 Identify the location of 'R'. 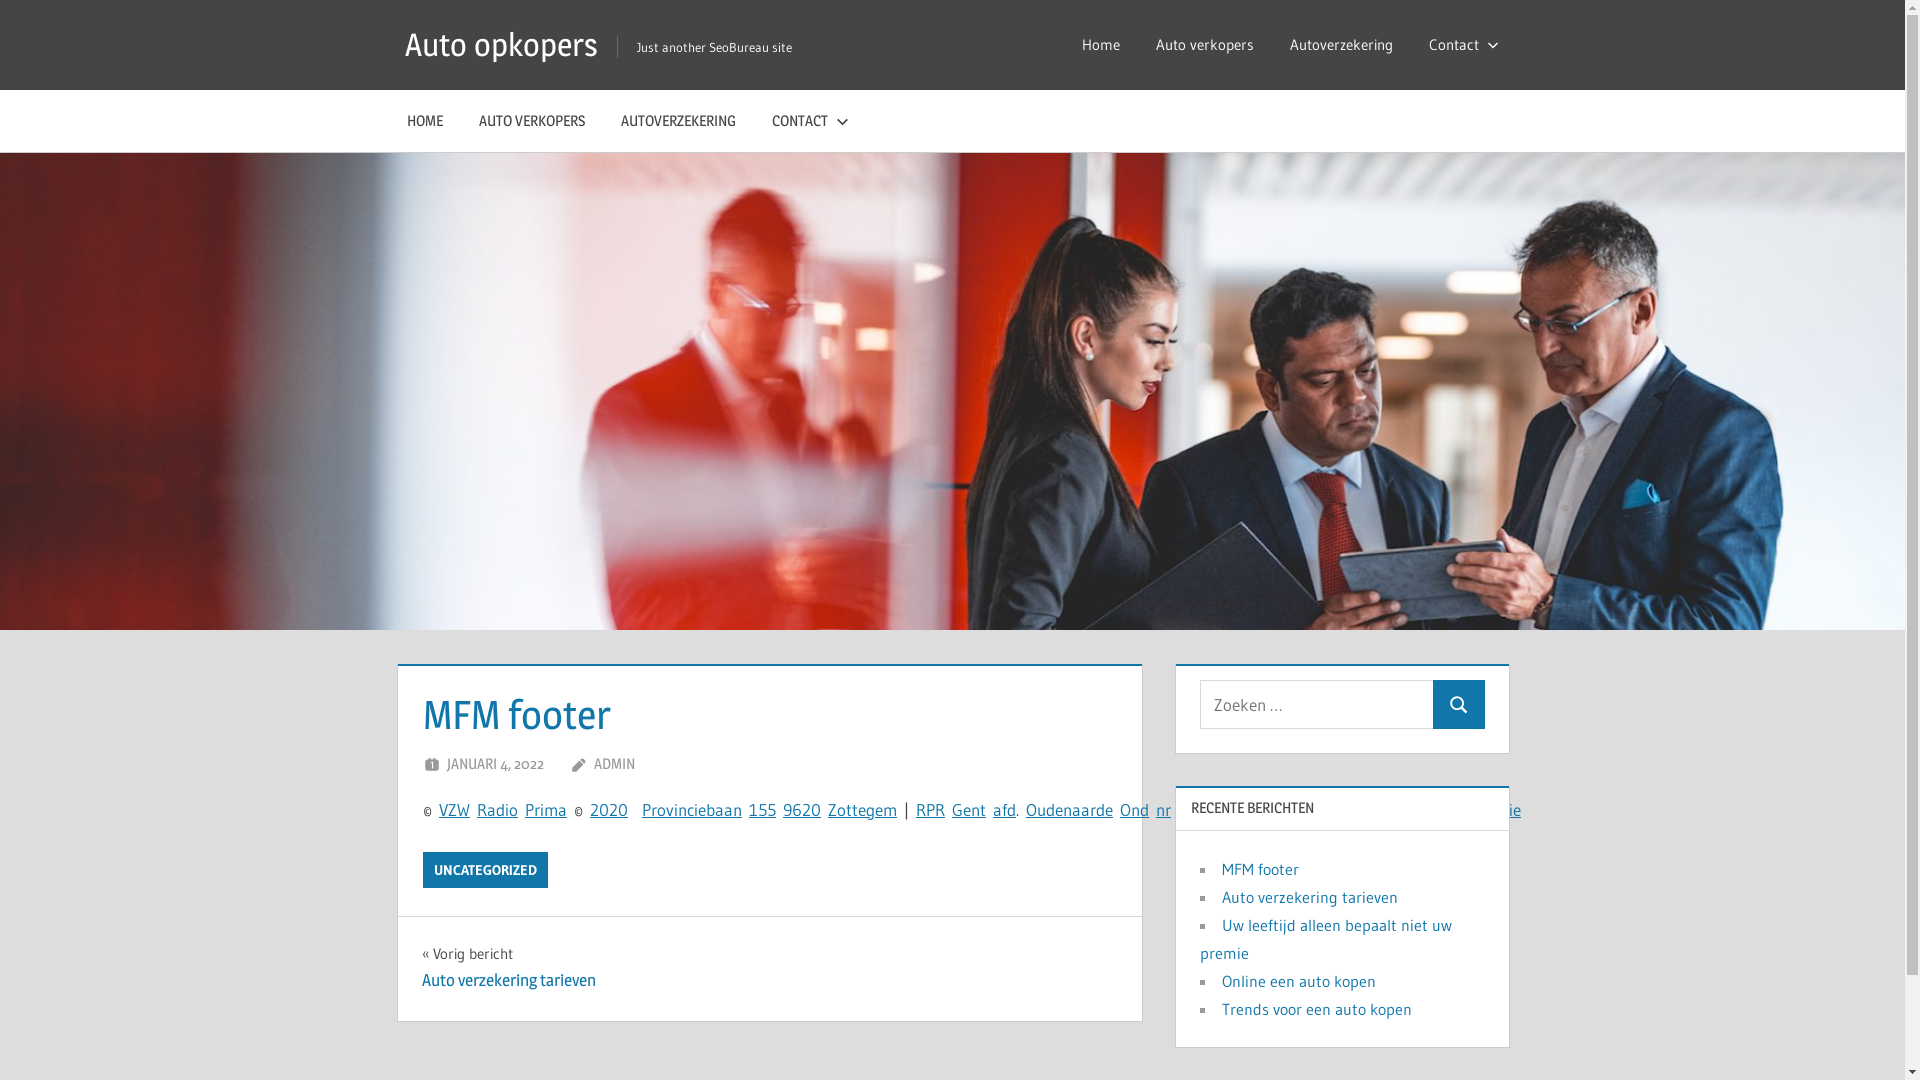
(939, 808).